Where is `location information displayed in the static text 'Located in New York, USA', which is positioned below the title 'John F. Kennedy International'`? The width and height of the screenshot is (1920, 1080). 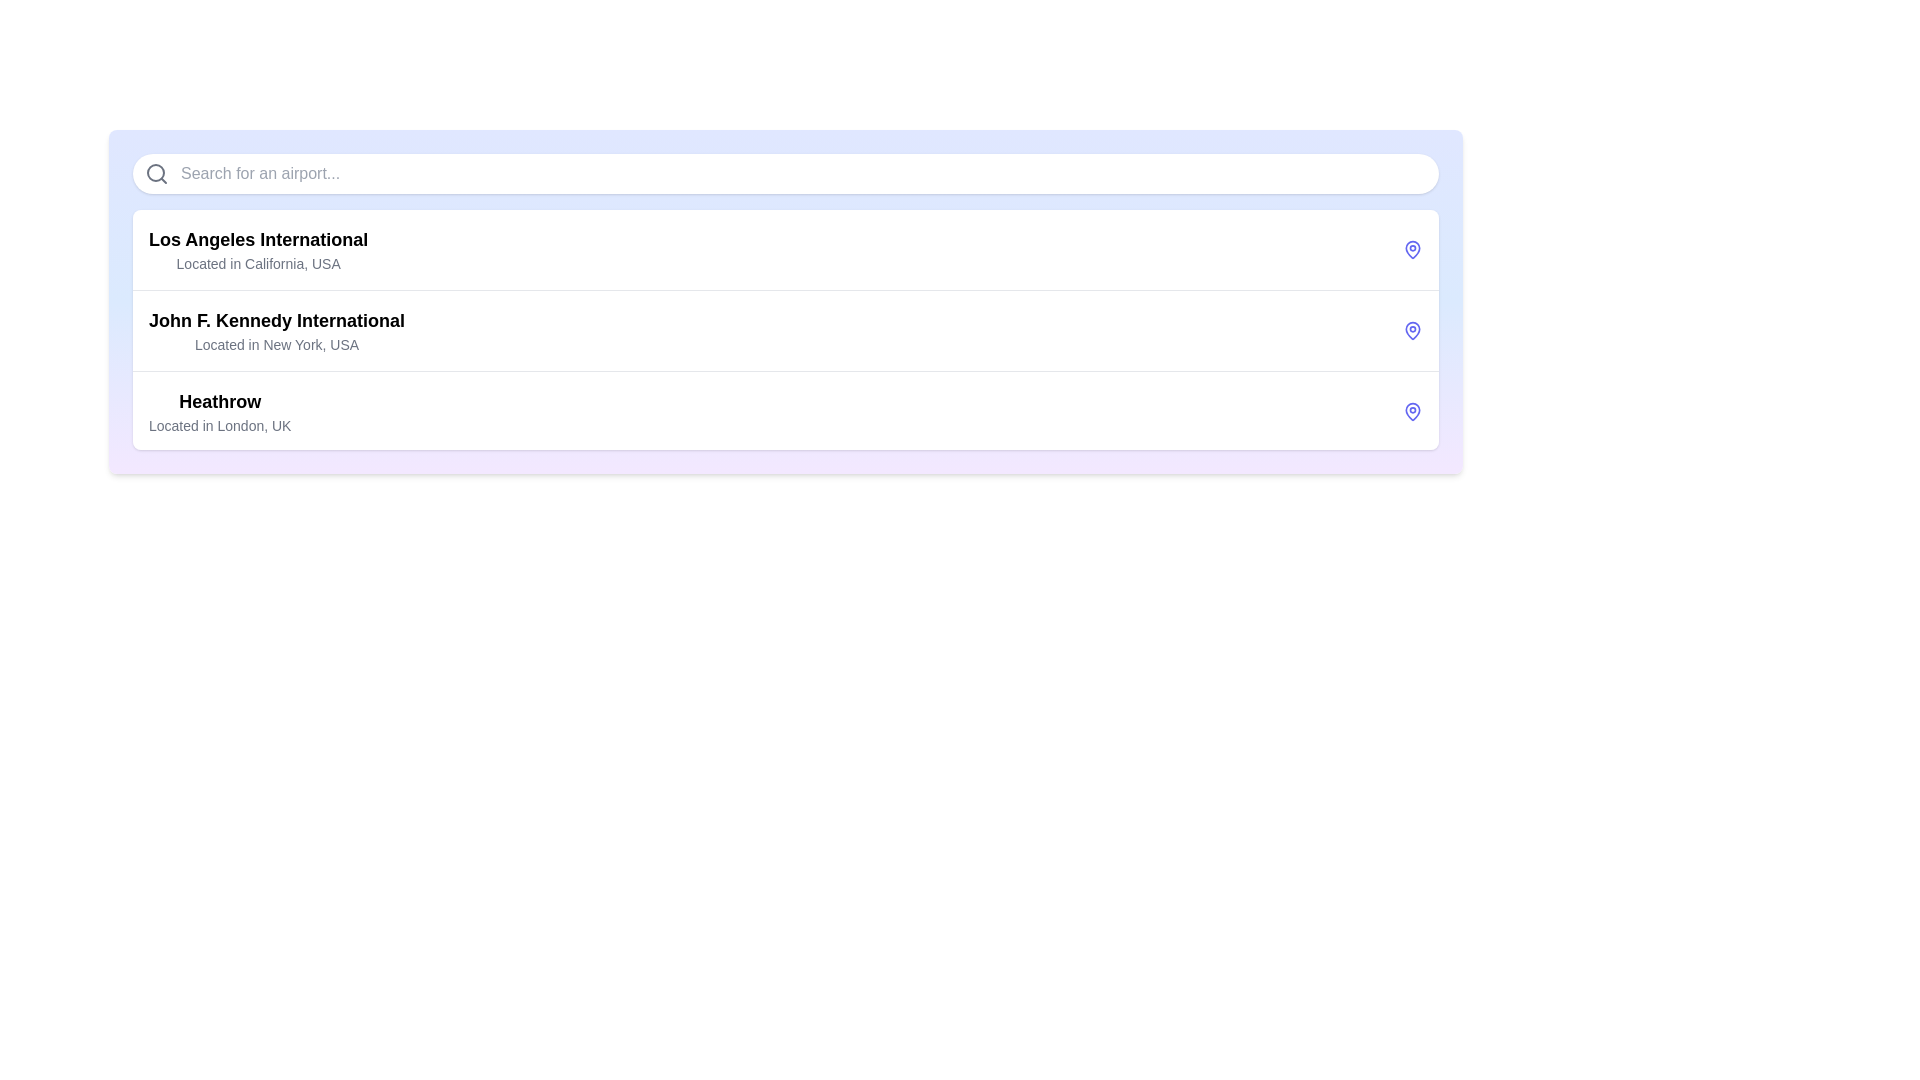 location information displayed in the static text 'Located in New York, USA', which is positioned below the title 'John F. Kennedy International' is located at coordinates (276, 343).